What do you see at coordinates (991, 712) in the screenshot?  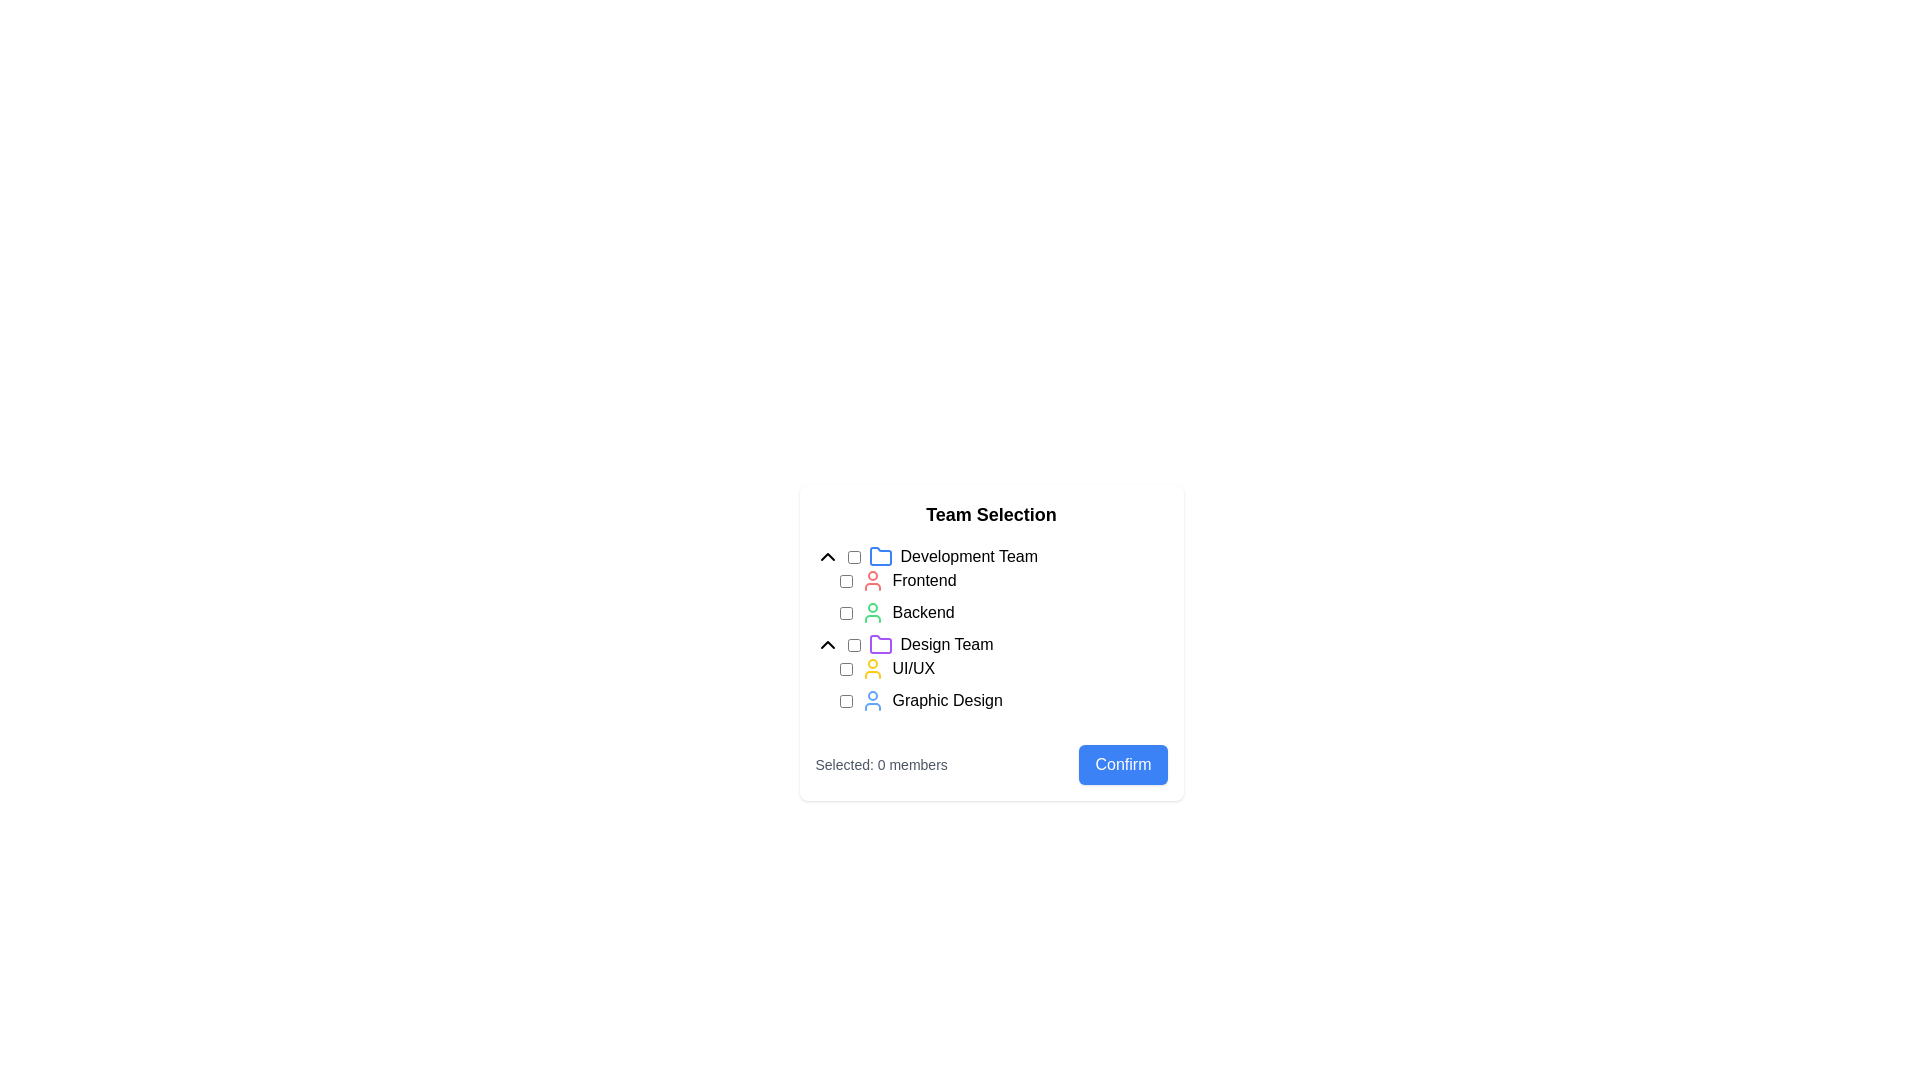 I see `the checkboxes` at bounding box center [991, 712].